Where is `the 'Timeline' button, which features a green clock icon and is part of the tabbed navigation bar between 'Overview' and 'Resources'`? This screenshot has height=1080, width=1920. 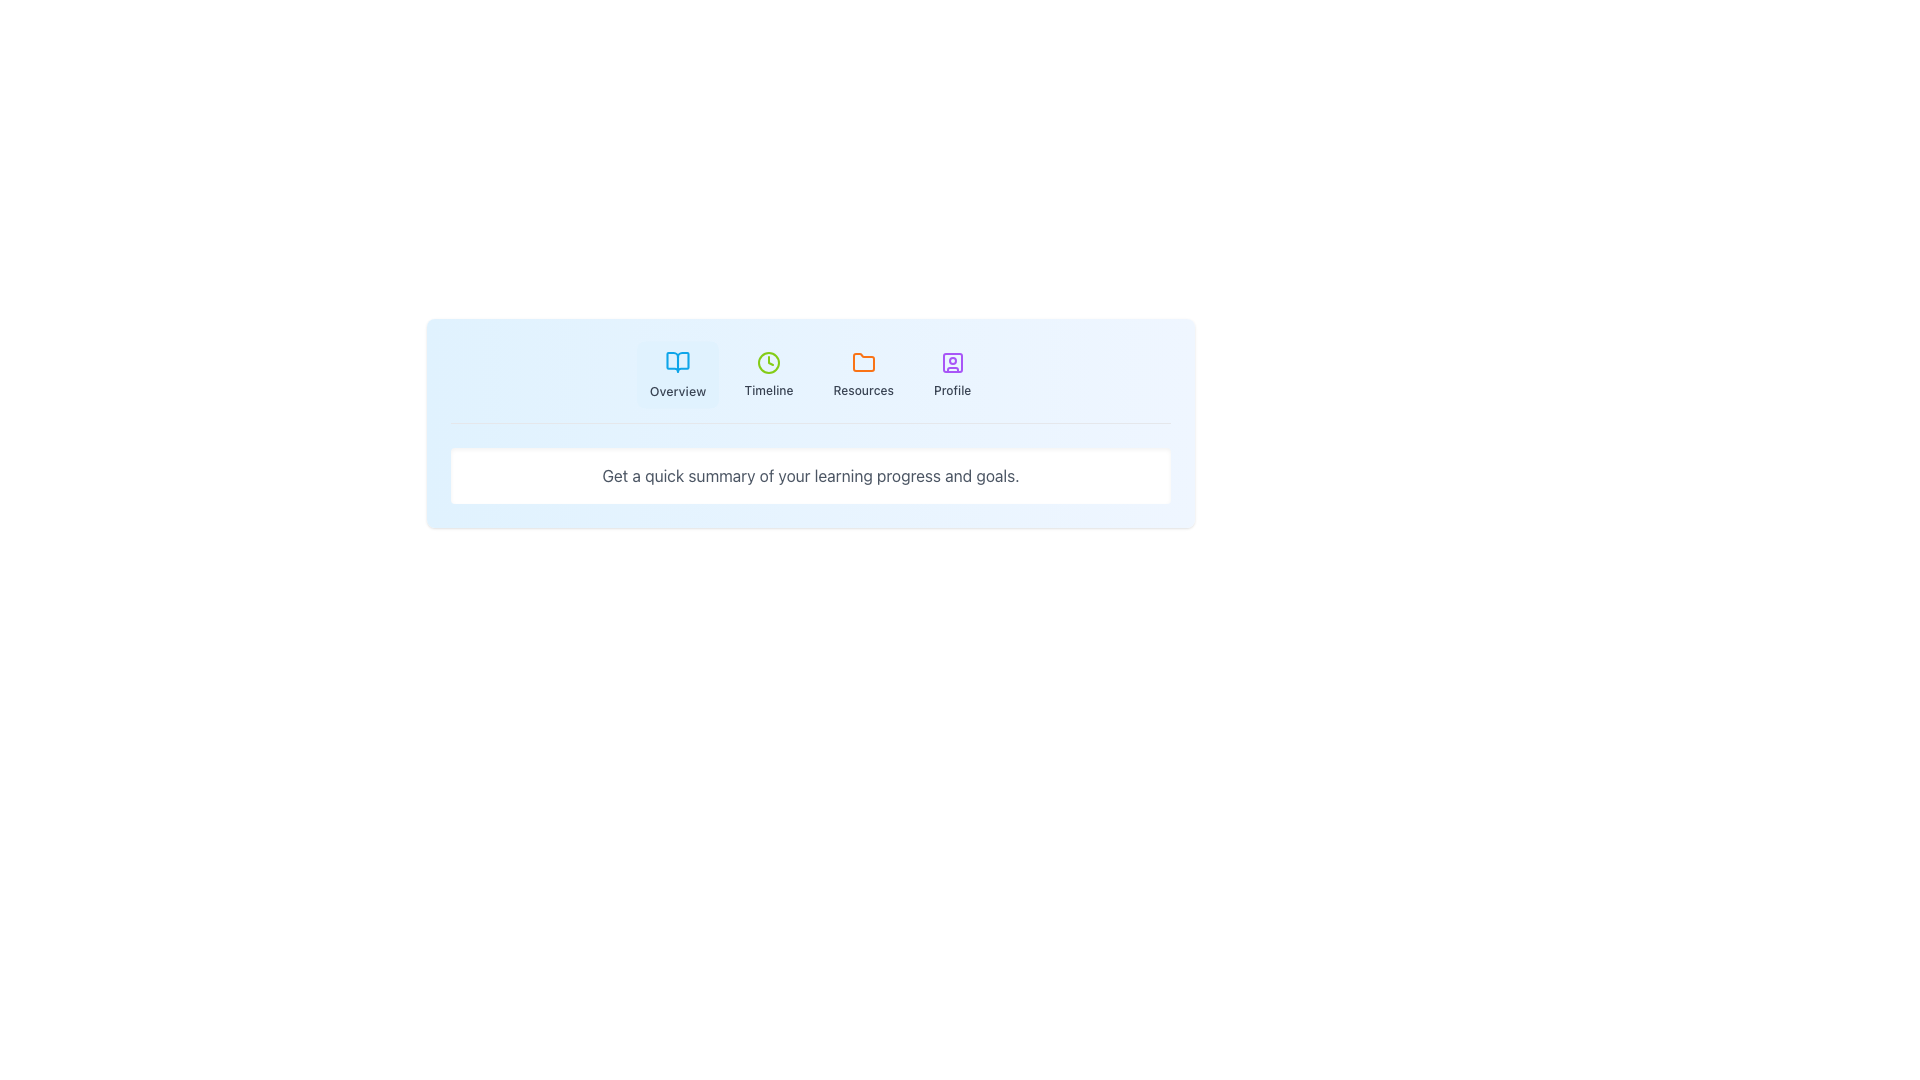 the 'Timeline' button, which features a green clock icon and is part of the tabbed navigation bar between 'Overview' and 'Resources' is located at coordinates (767, 374).